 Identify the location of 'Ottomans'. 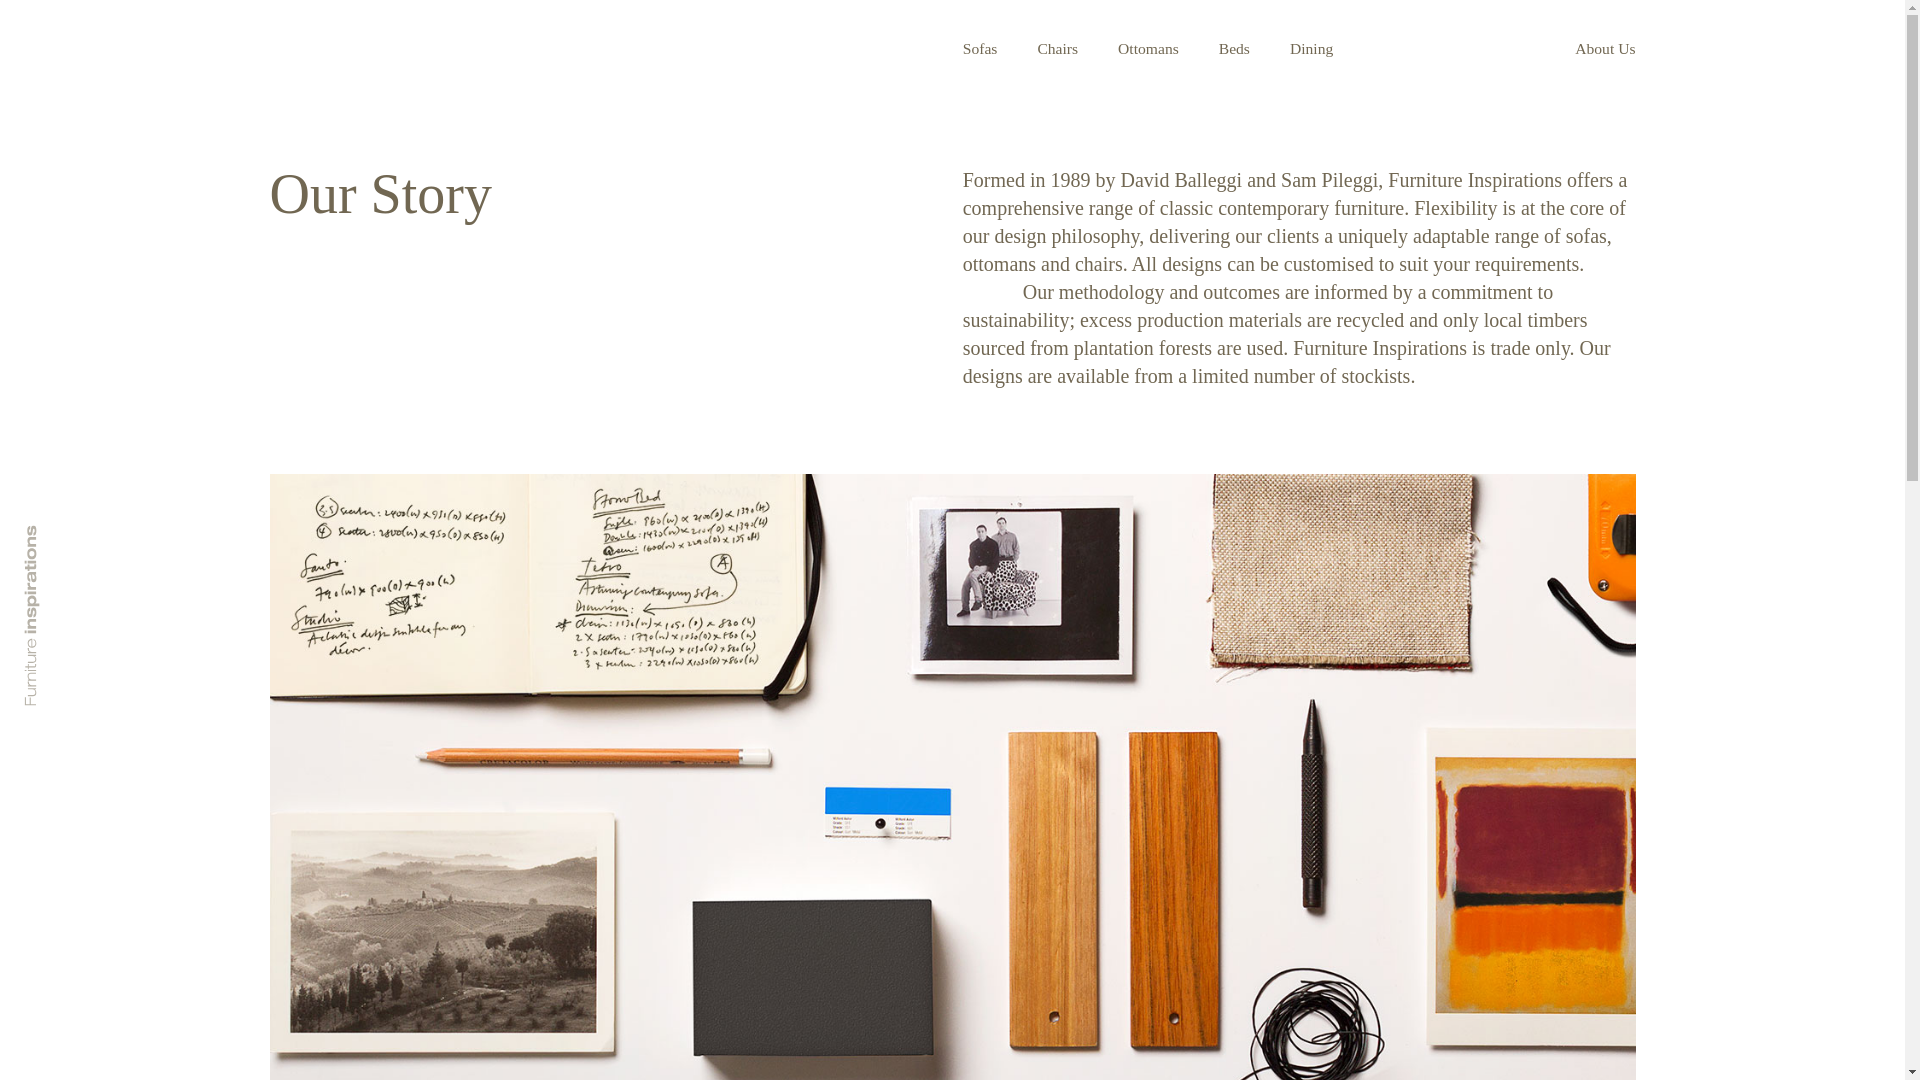
(1148, 47).